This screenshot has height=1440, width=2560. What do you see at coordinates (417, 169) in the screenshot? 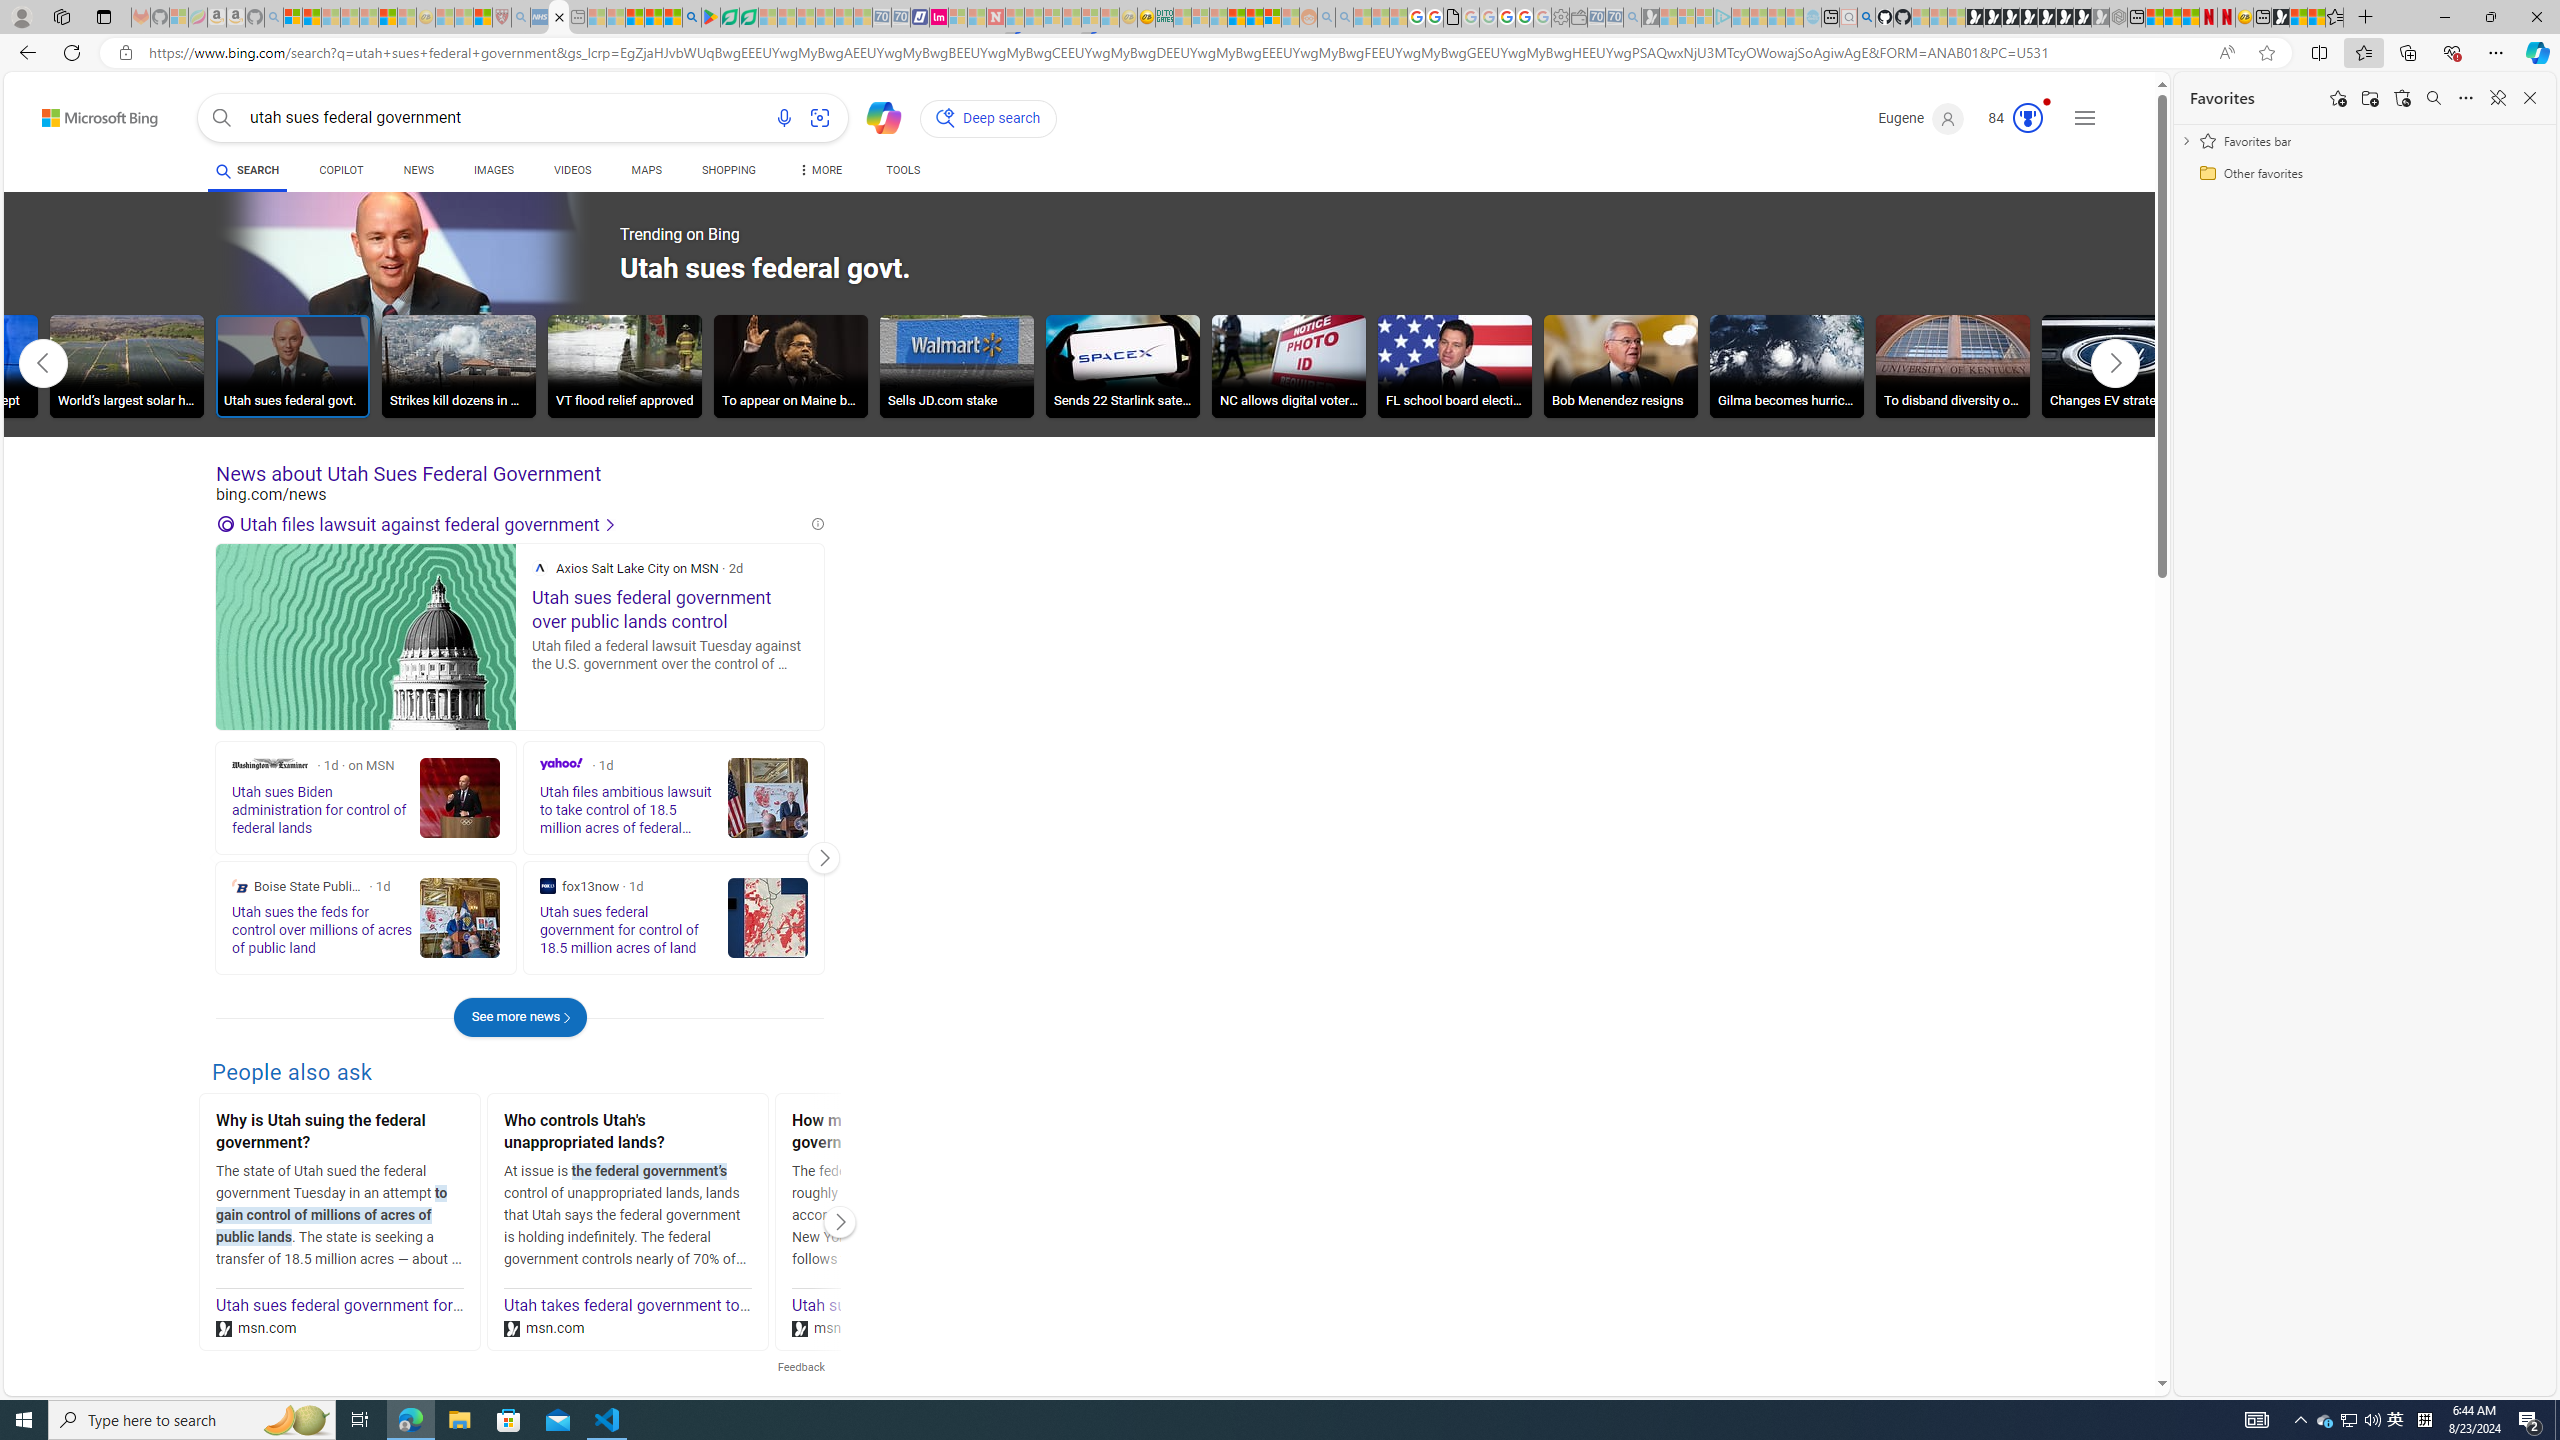
I see `'NEWS'` at bounding box center [417, 169].